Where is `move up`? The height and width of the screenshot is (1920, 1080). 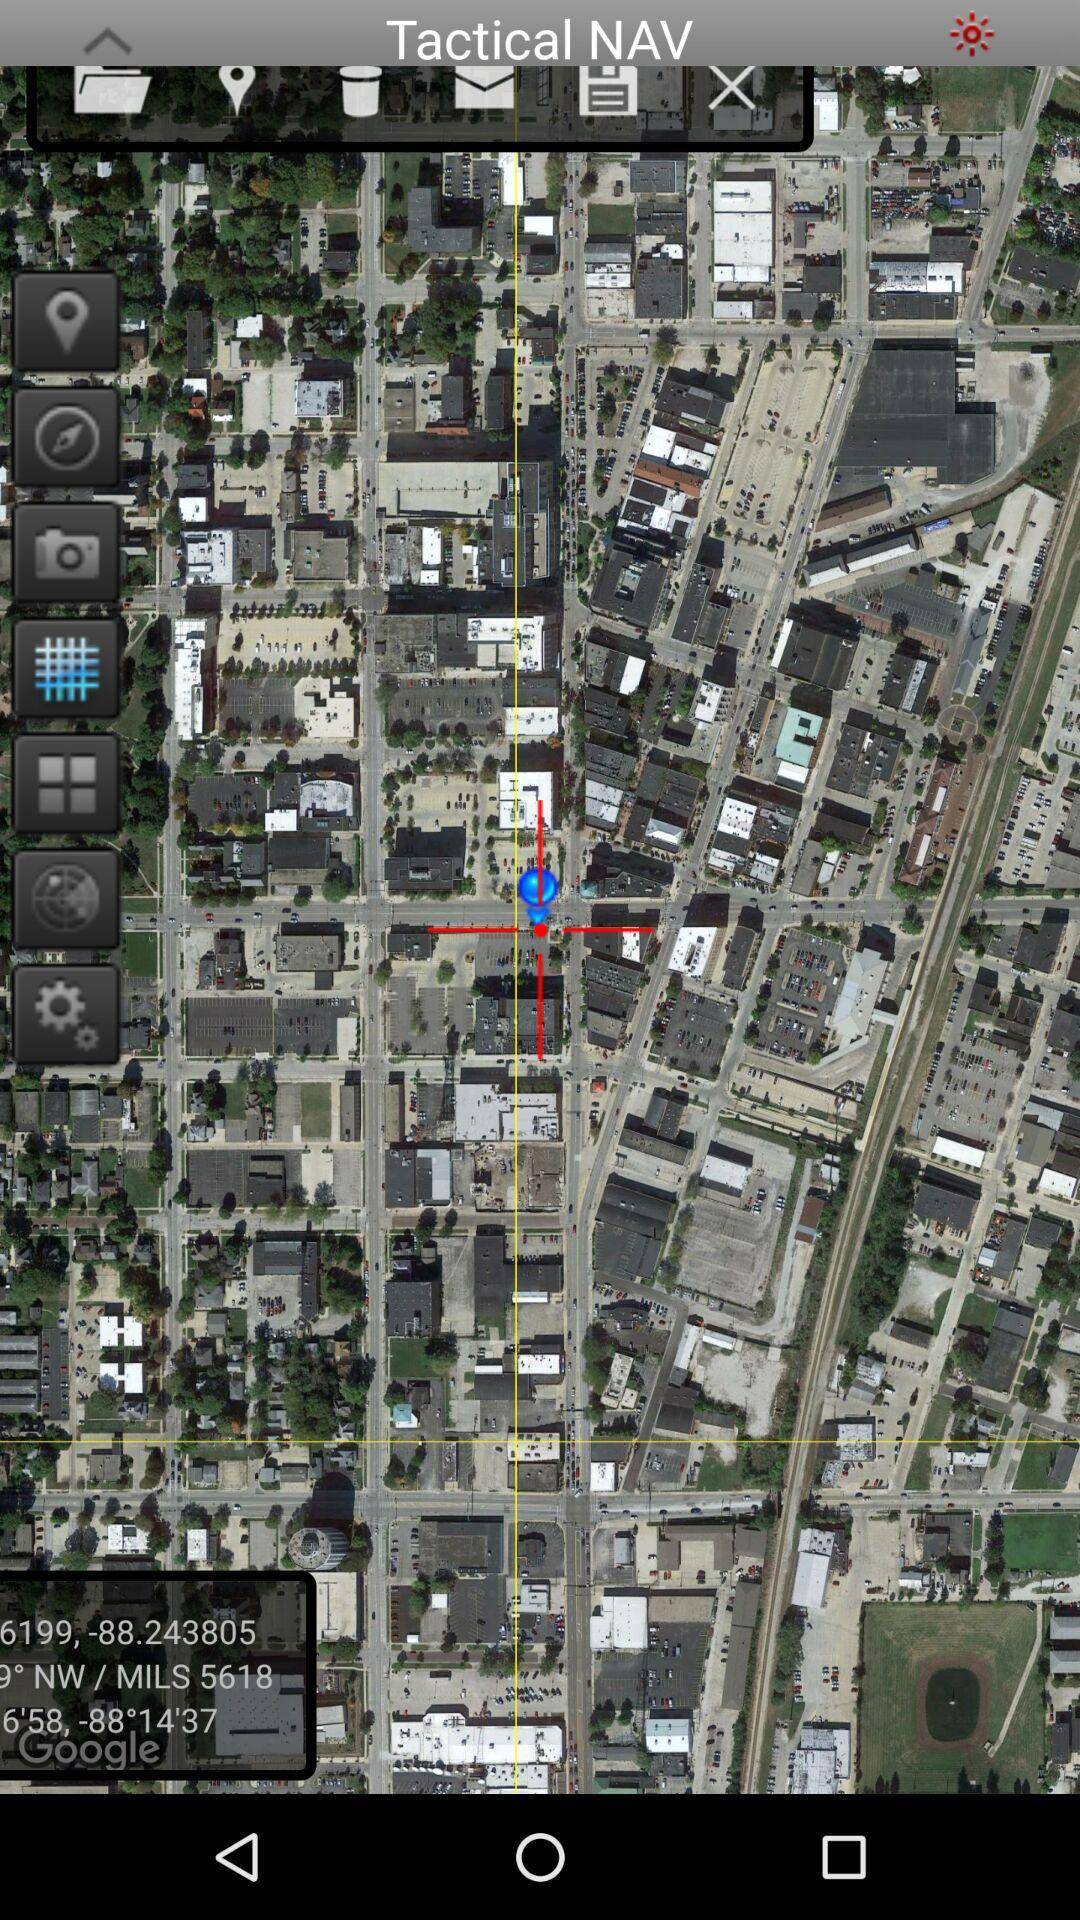 move up is located at coordinates (107, 33).